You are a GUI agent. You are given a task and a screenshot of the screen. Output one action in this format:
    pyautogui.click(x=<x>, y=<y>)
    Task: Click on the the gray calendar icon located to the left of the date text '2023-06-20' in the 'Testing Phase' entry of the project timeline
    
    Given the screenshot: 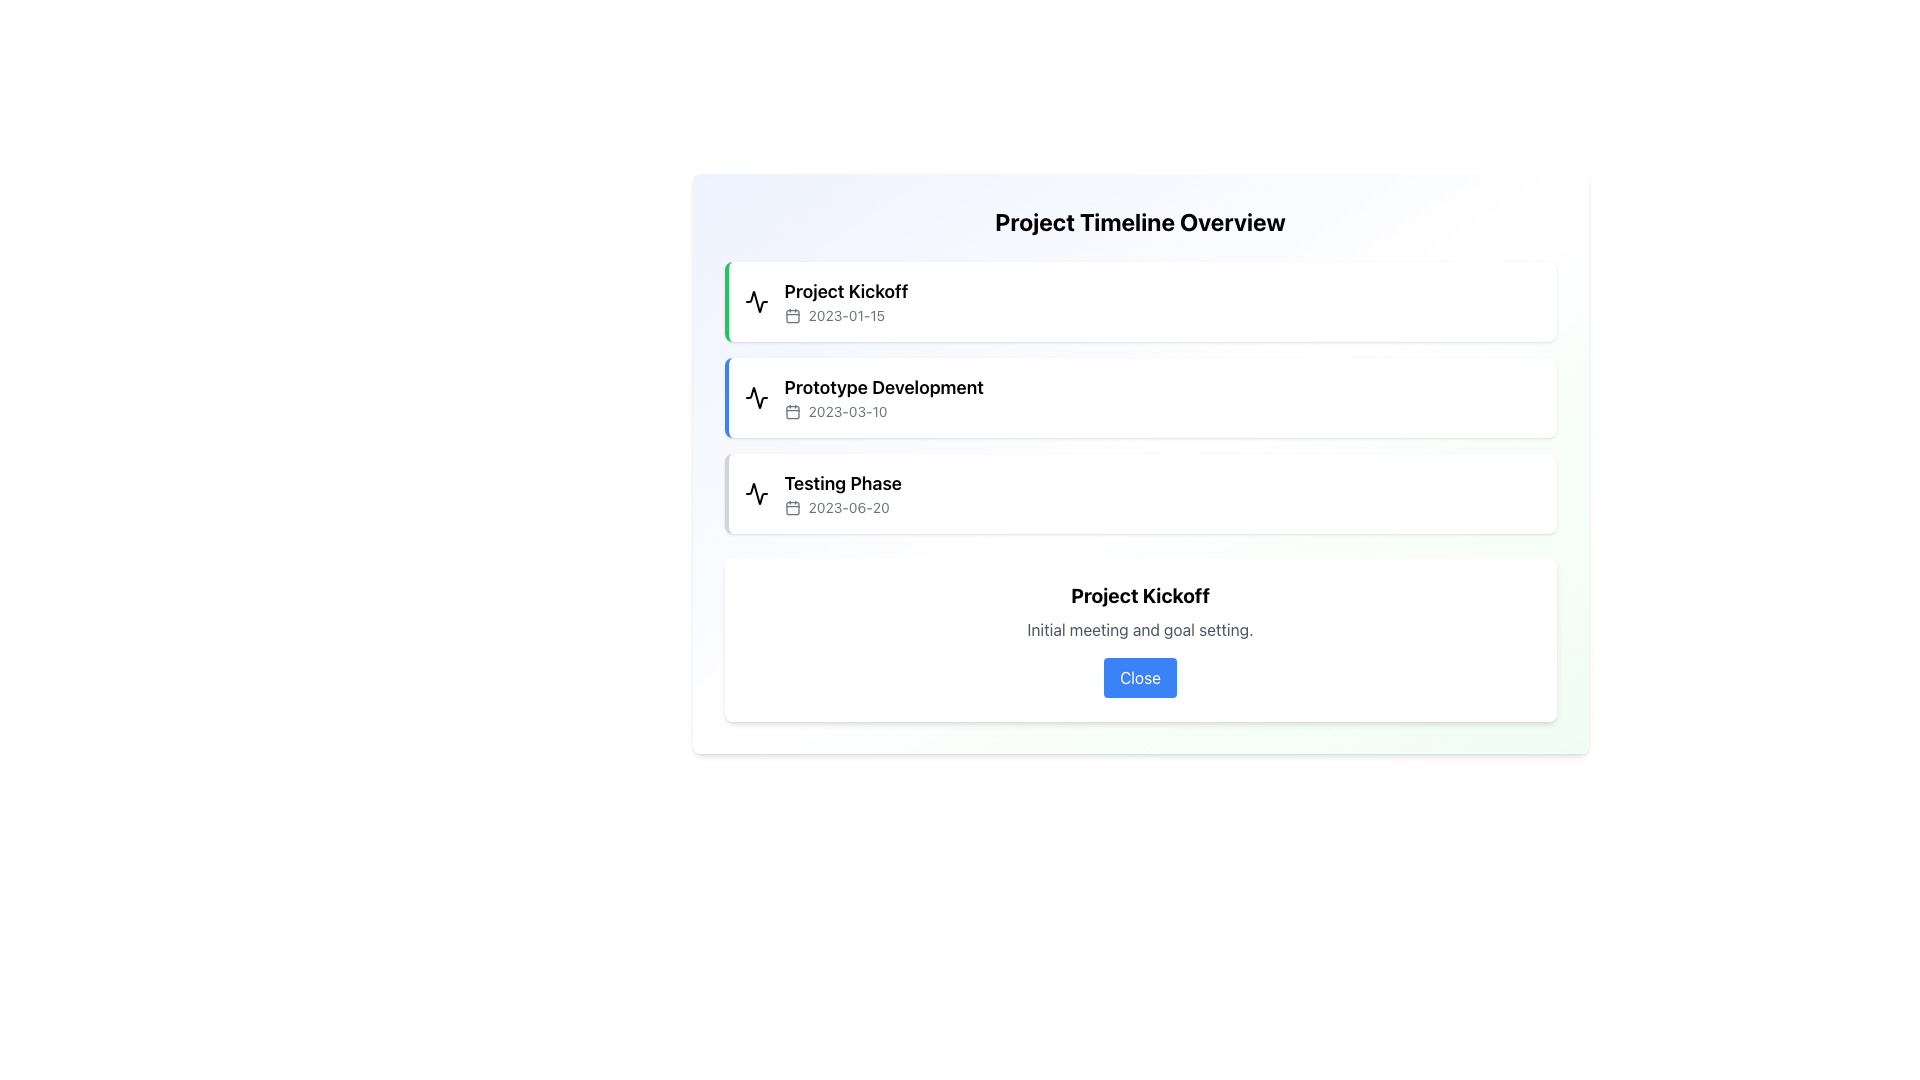 What is the action you would take?
    pyautogui.click(x=791, y=507)
    